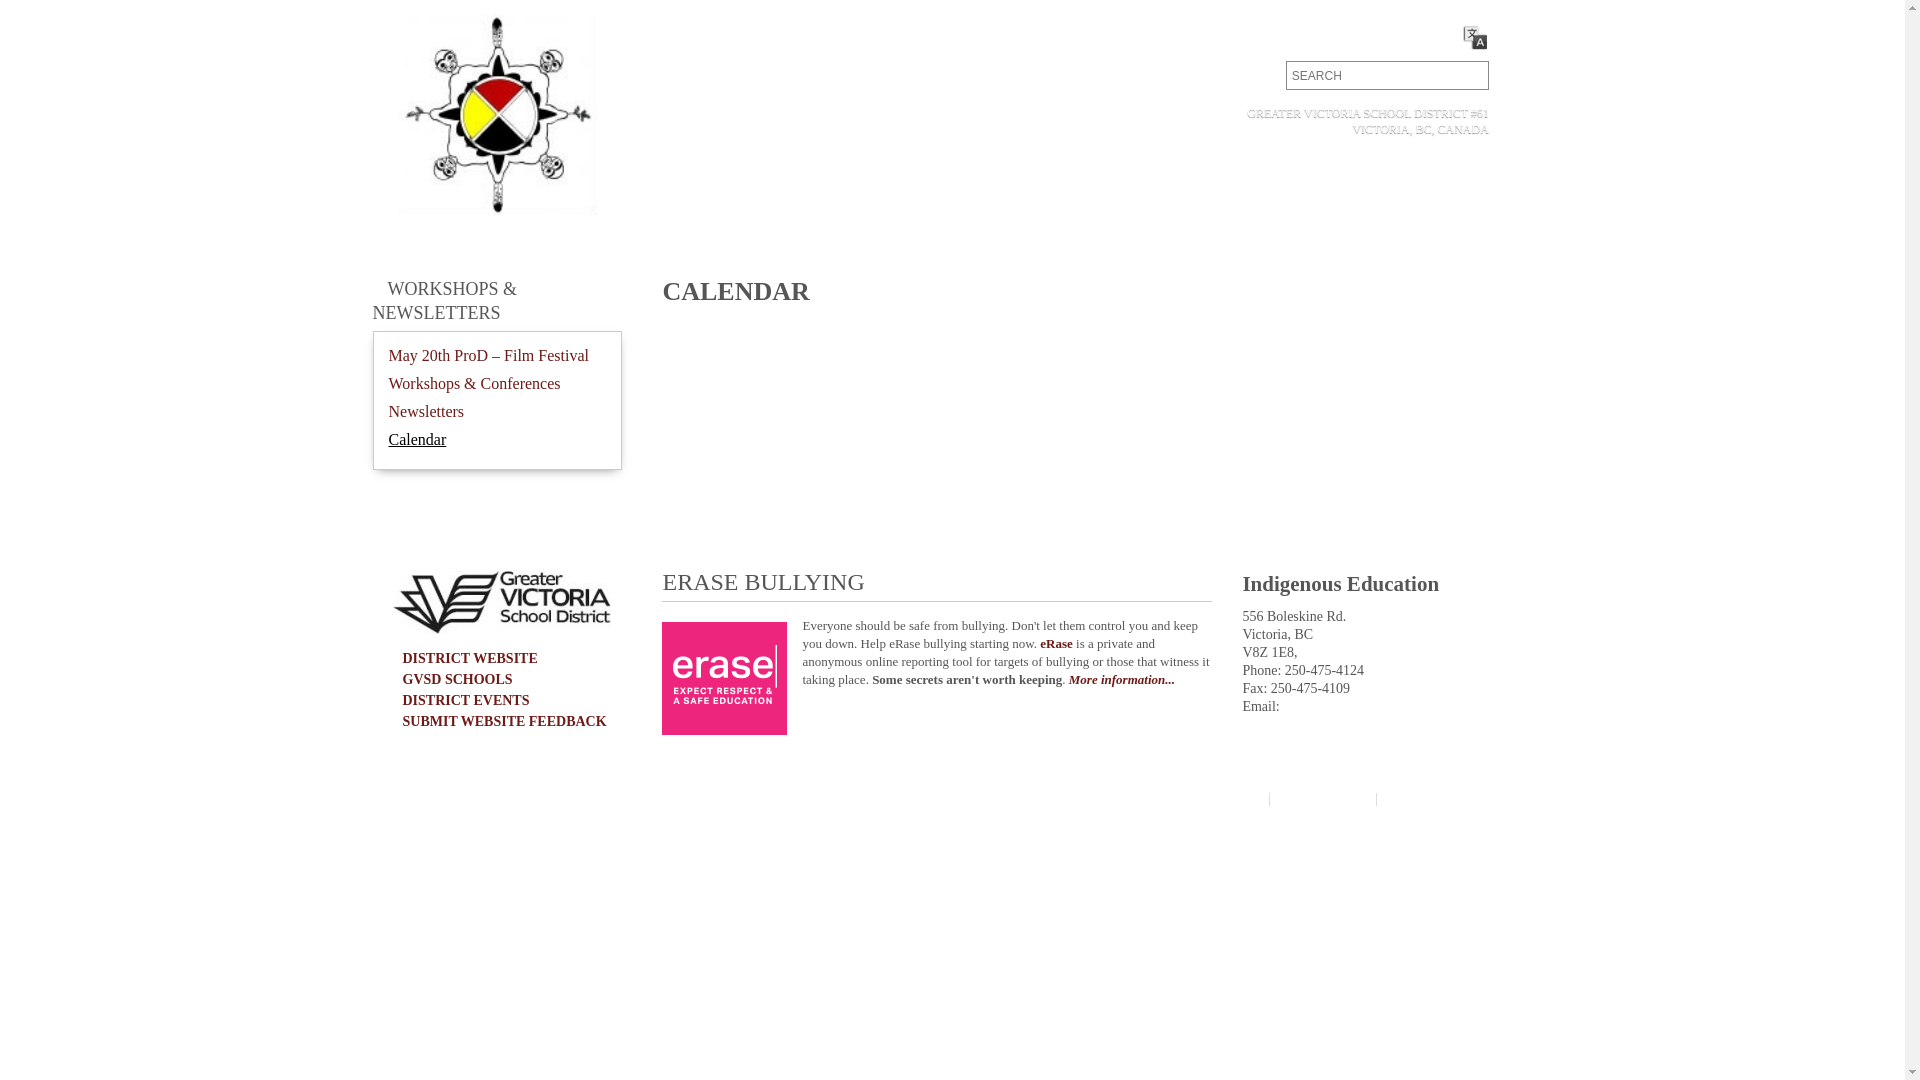 The image size is (1920, 1080). What do you see at coordinates (388, 438) in the screenshot?
I see `'Calendar'` at bounding box center [388, 438].